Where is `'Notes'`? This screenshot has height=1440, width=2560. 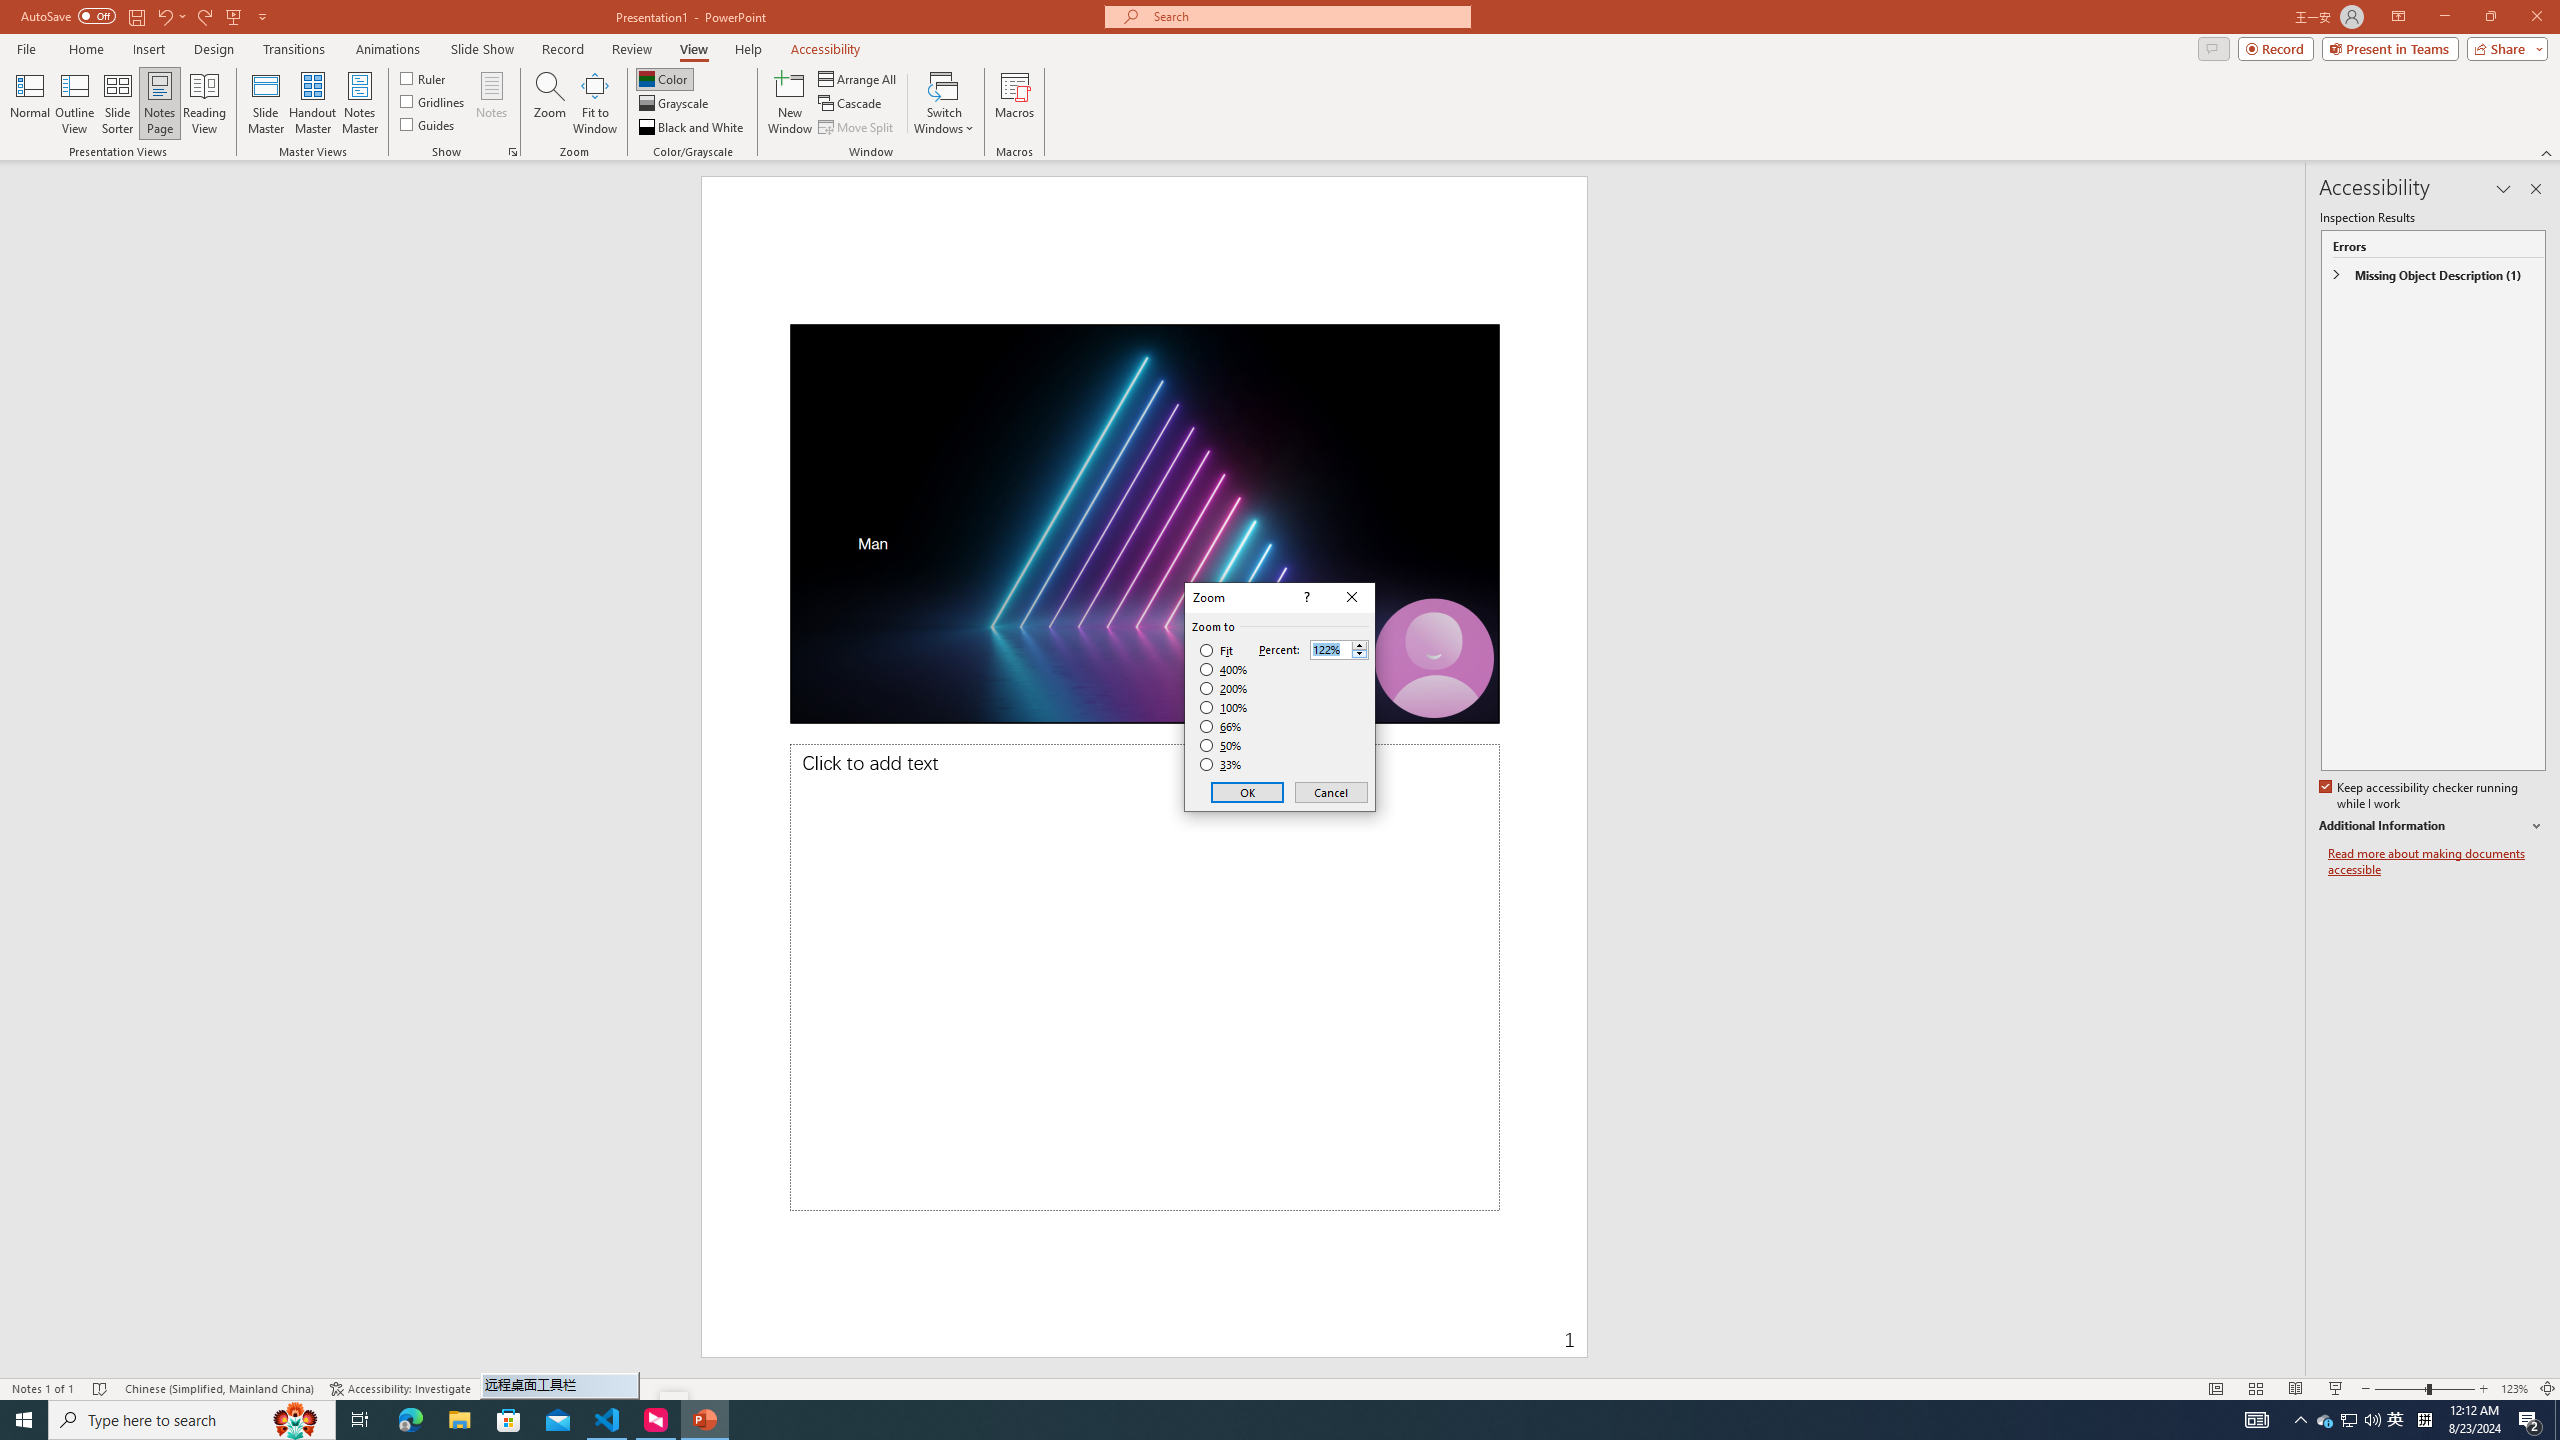
'Notes' is located at coordinates (490, 103).